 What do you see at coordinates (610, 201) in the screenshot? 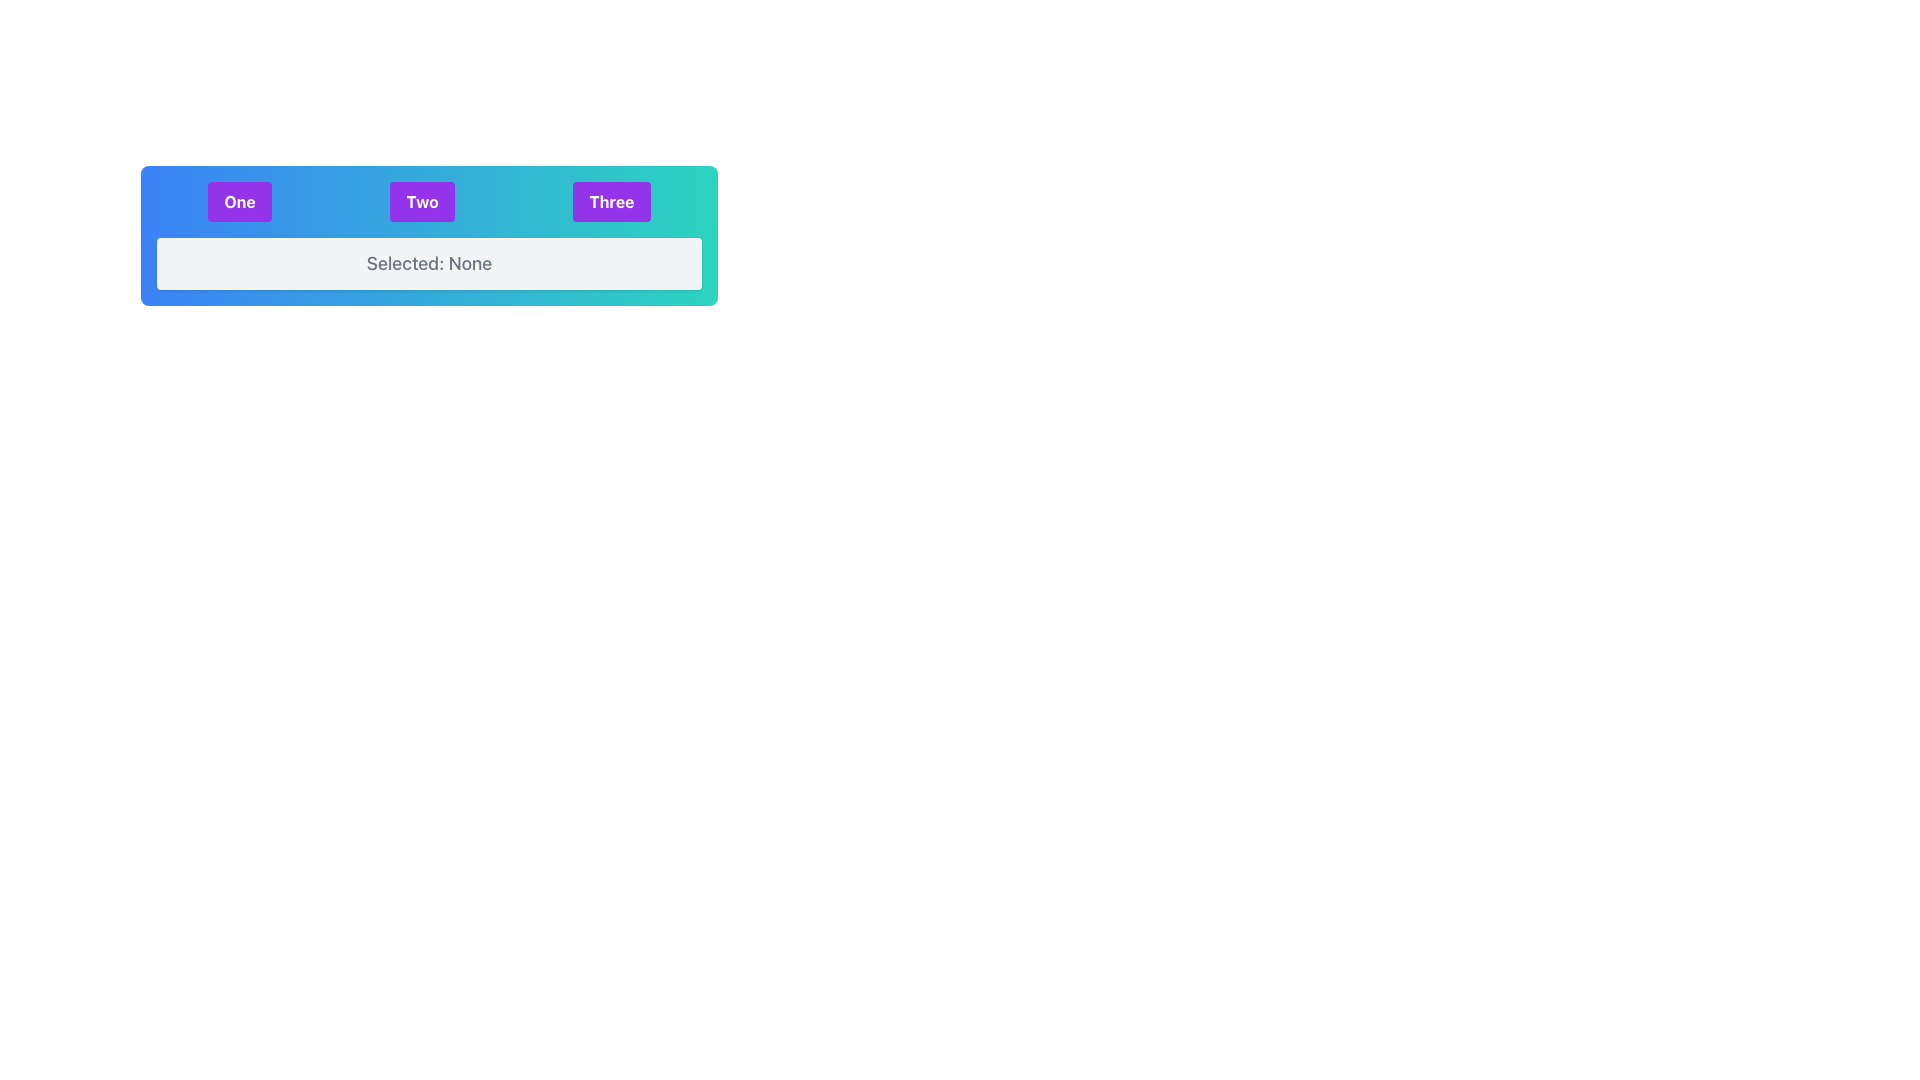
I see `the button labeled 'Three', which is a rectangular button with a purple background and bold white text` at bounding box center [610, 201].